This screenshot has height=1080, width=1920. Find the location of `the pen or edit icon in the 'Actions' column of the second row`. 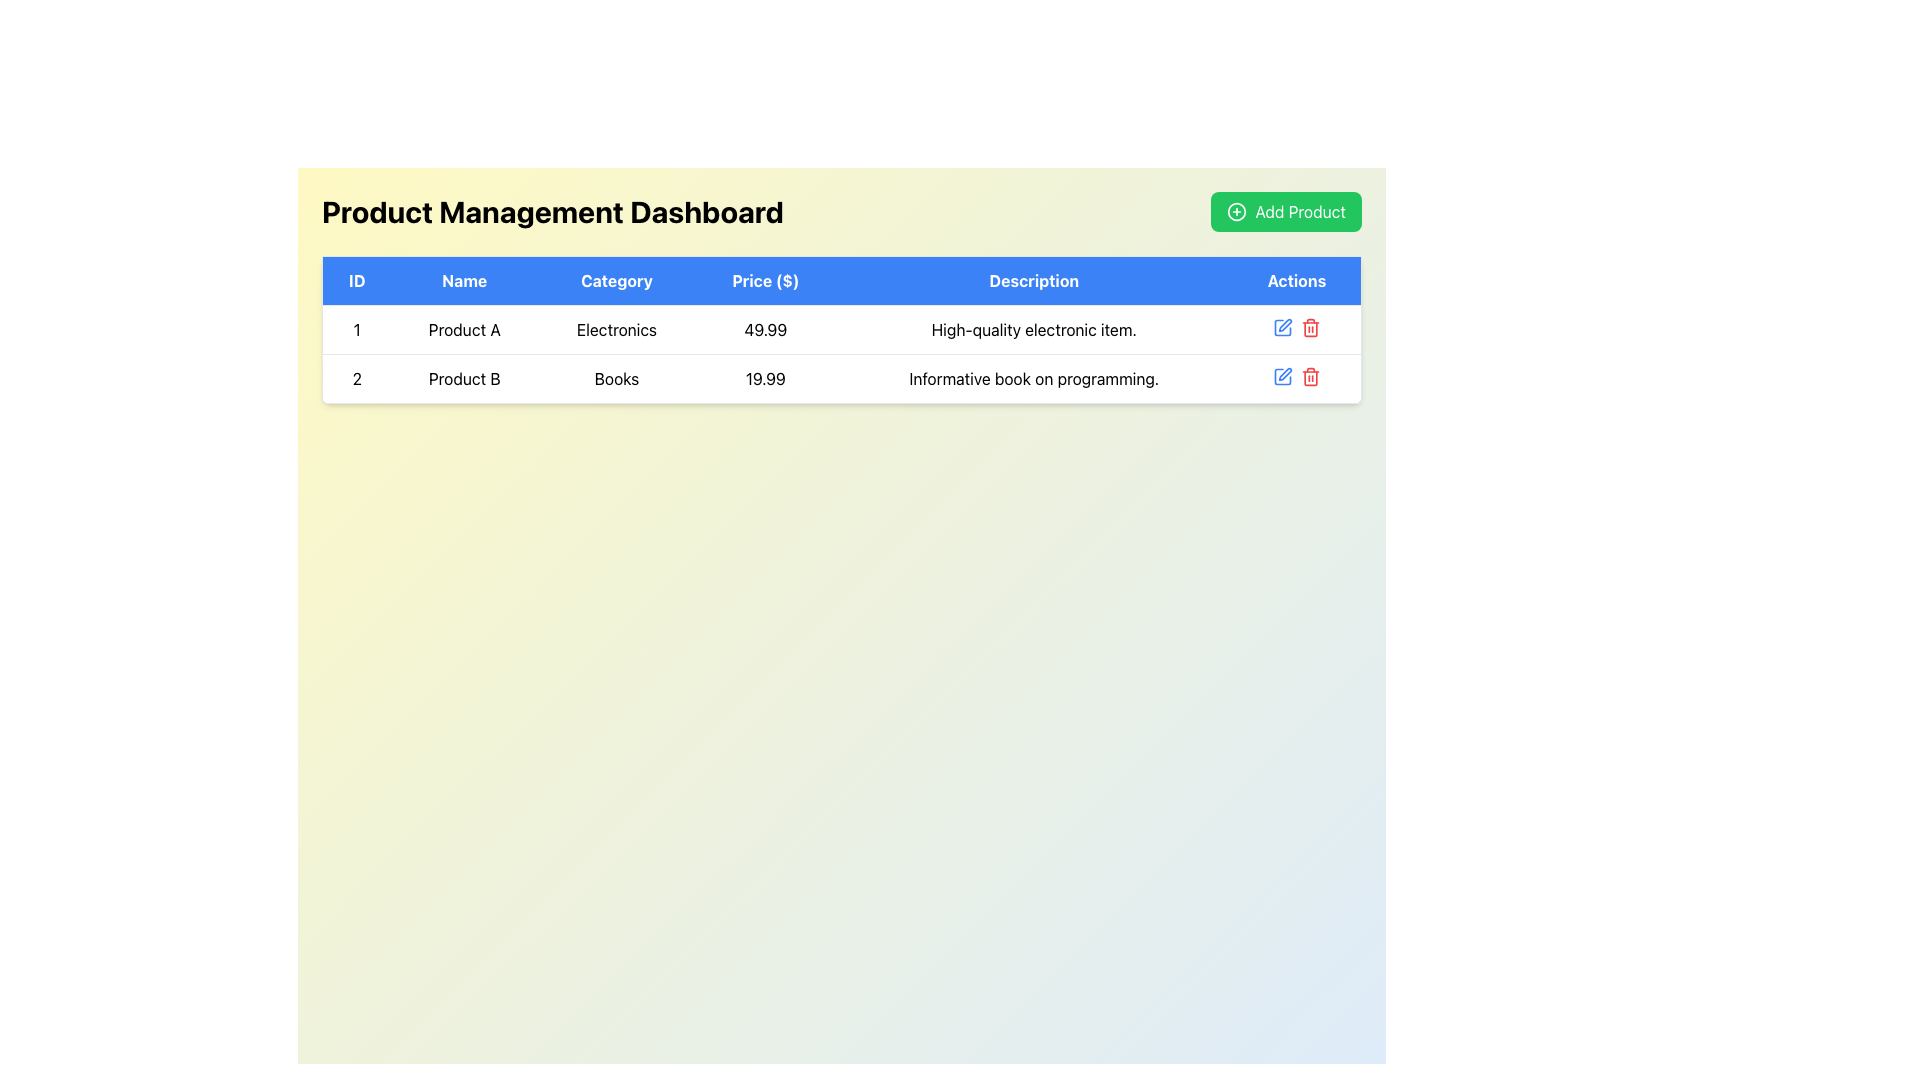

the pen or edit icon in the 'Actions' column of the second row is located at coordinates (1285, 374).